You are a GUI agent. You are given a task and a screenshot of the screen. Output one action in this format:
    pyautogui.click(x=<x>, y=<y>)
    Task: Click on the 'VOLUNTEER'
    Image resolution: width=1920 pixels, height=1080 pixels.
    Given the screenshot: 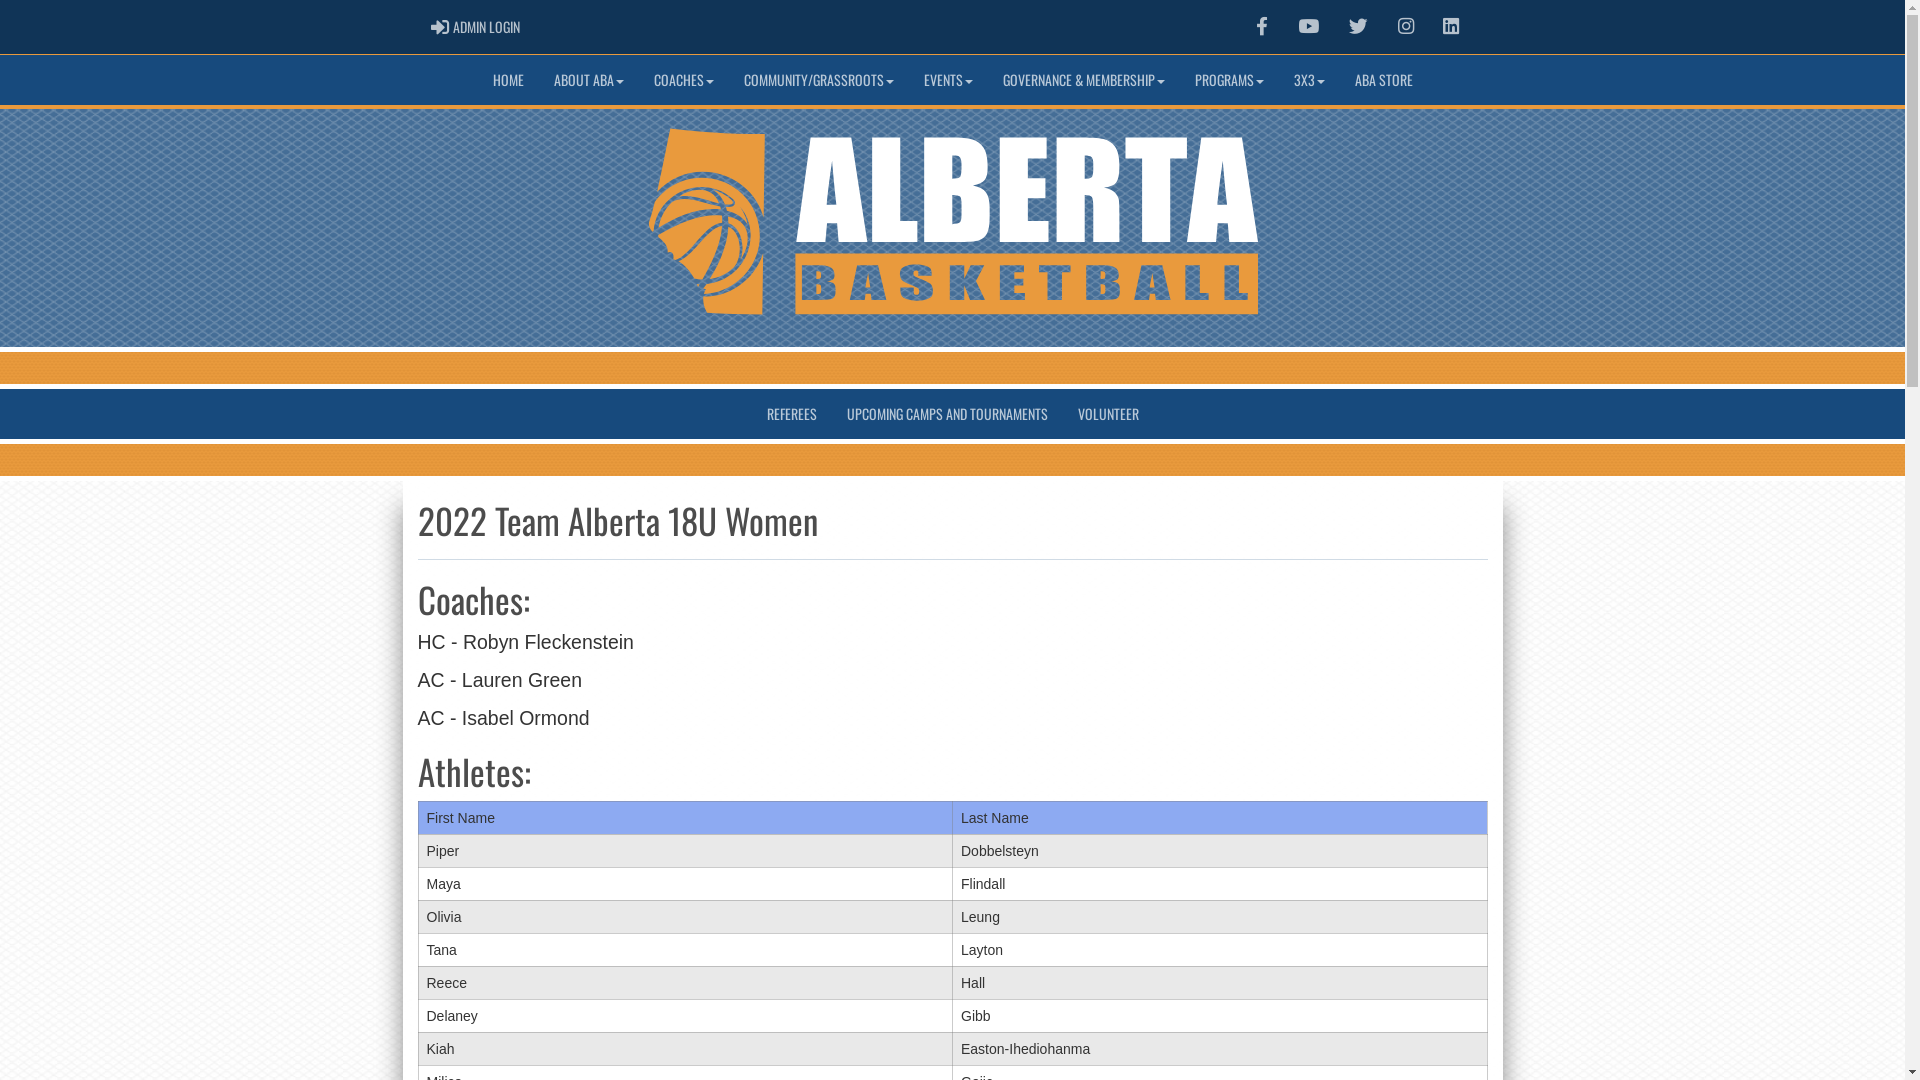 What is the action you would take?
    pyautogui.click(x=1106, y=412)
    